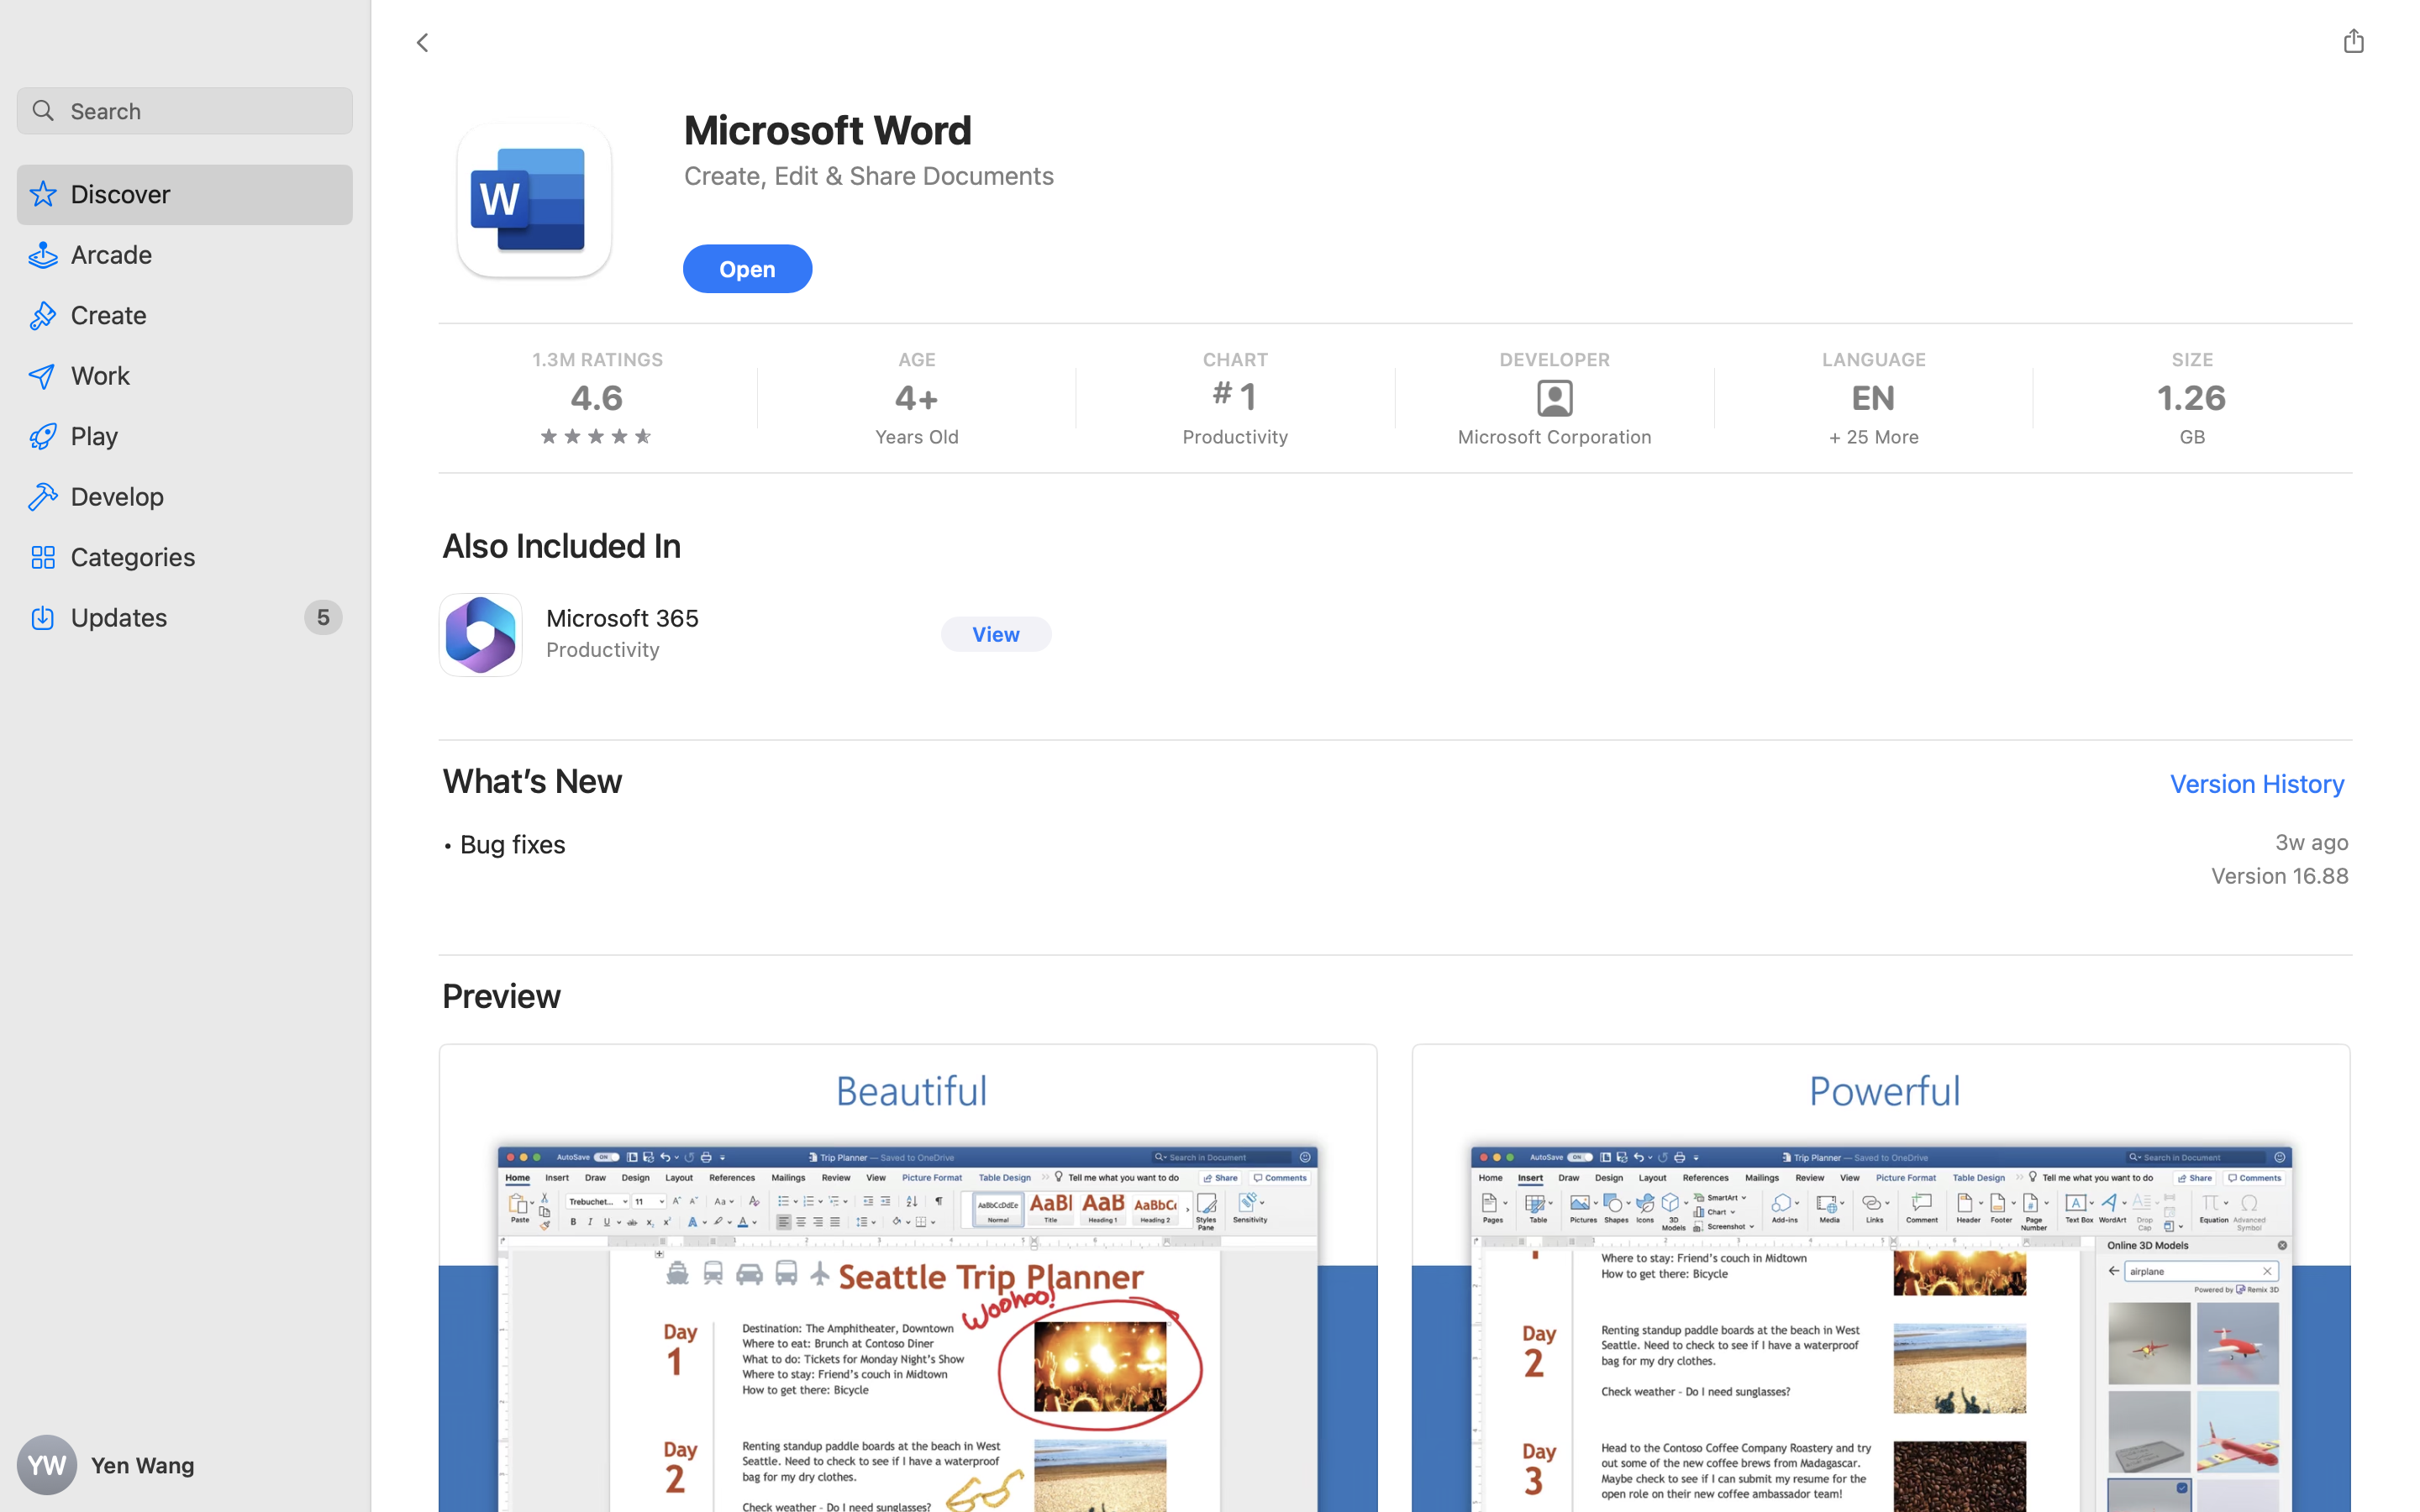  Describe the element at coordinates (597, 396) in the screenshot. I see `'4.6'` at that location.